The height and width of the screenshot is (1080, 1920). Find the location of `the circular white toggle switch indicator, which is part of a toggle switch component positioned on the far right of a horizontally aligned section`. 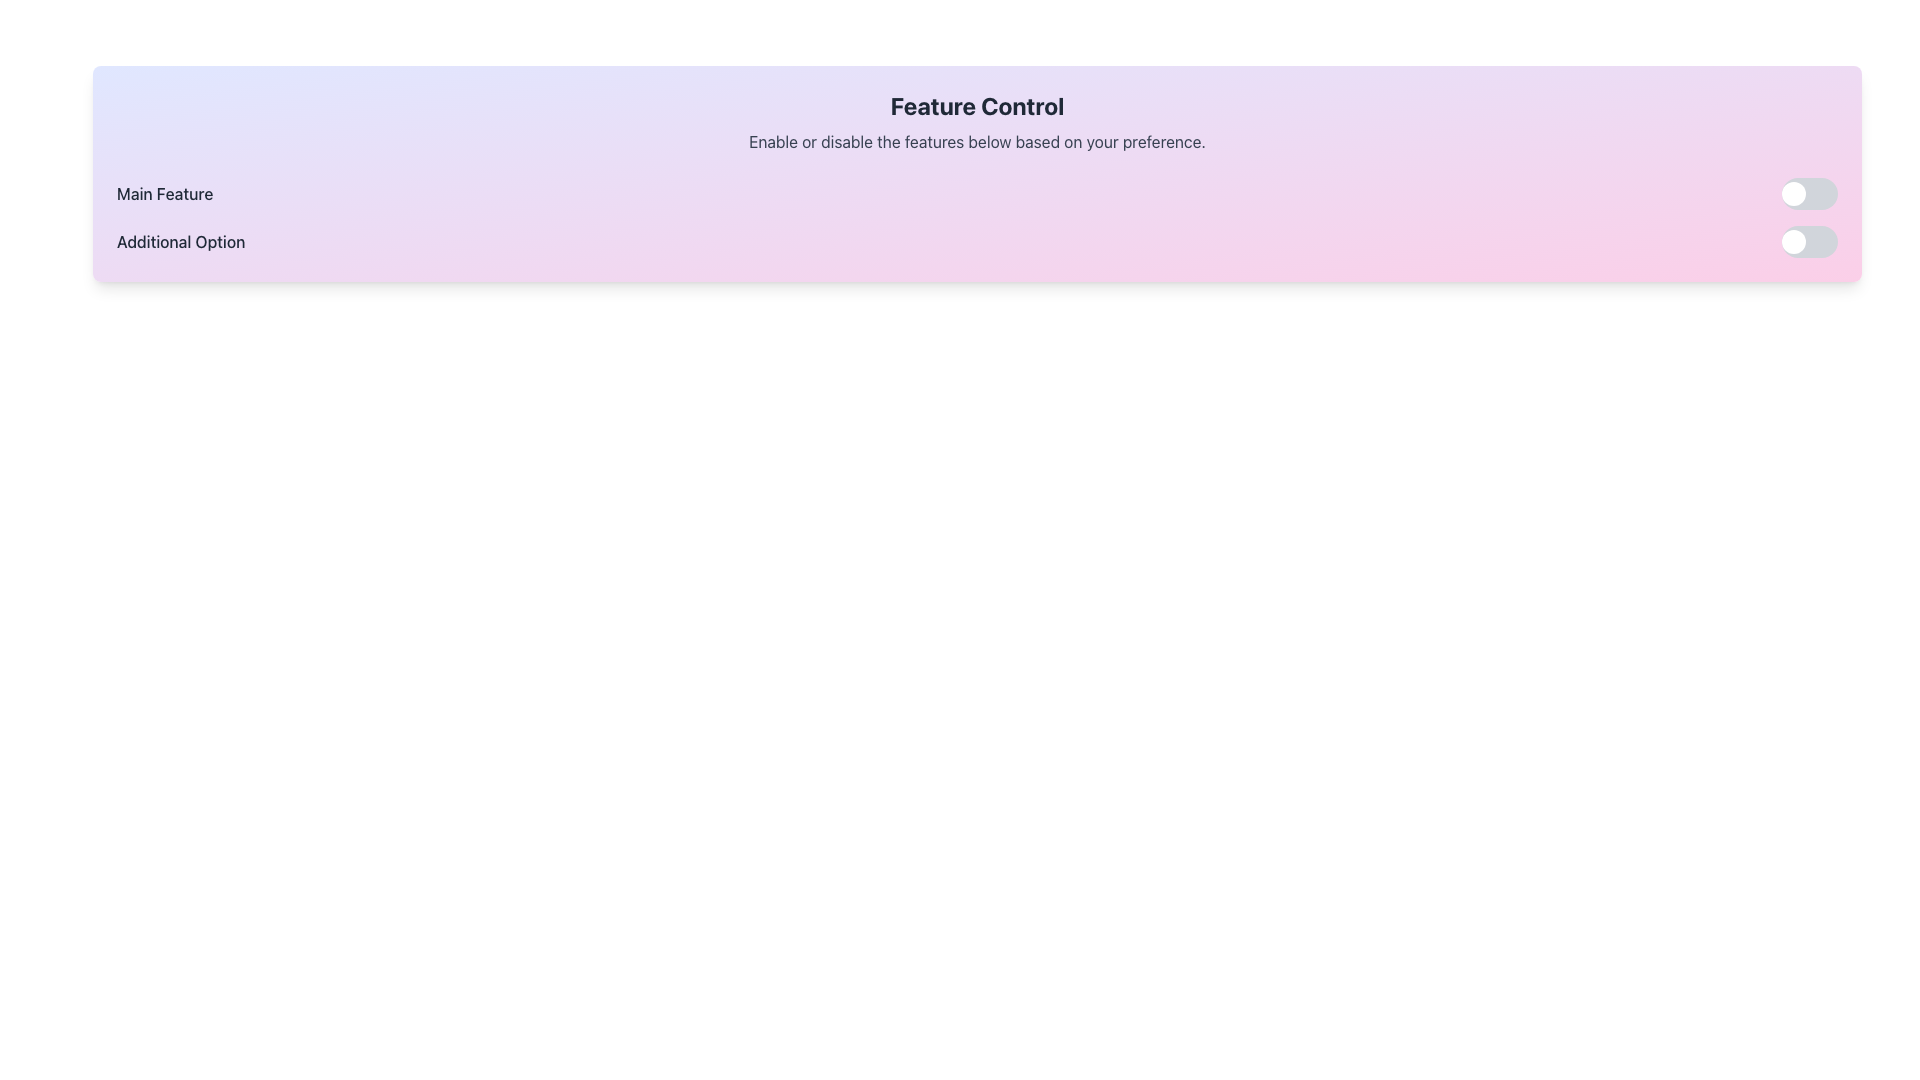

the circular white toggle switch indicator, which is part of a toggle switch component positioned on the far right of a horizontally aligned section is located at coordinates (1794, 193).